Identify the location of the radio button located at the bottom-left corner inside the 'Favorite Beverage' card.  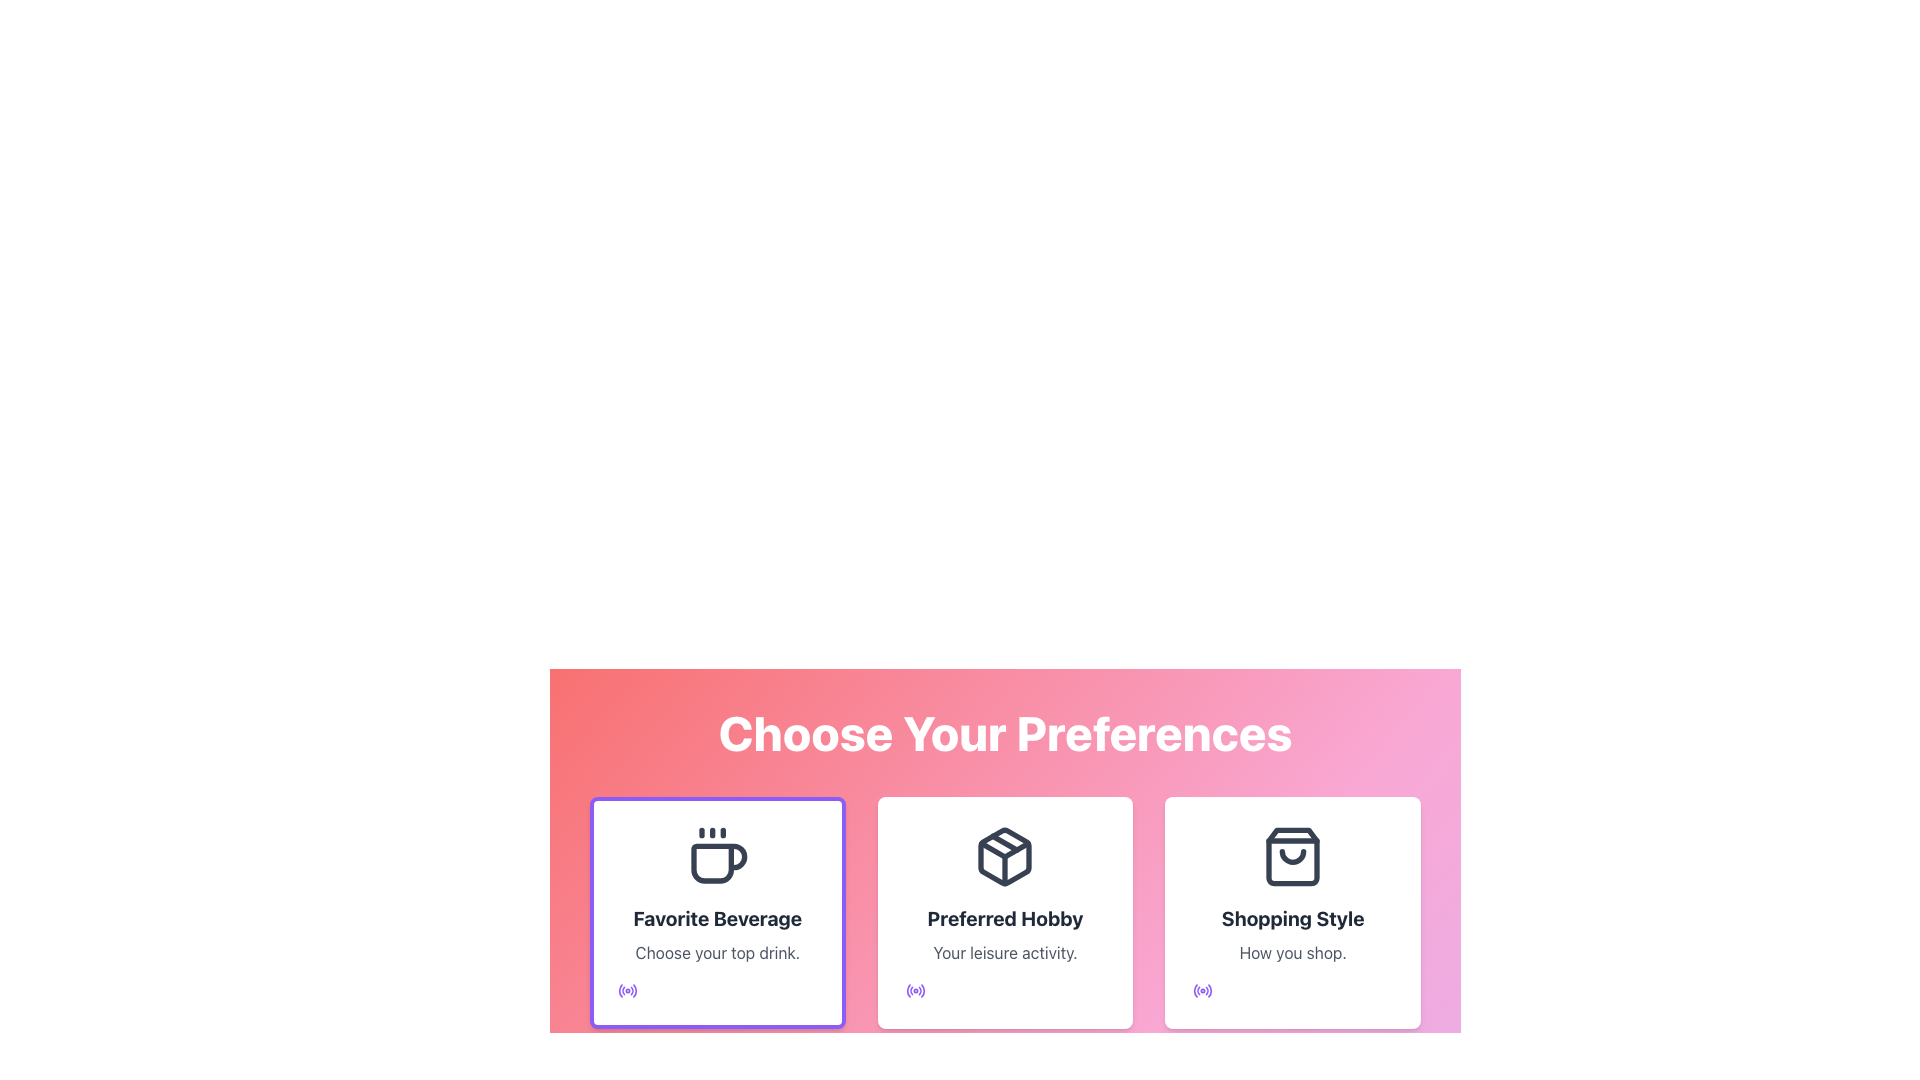
(627, 991).